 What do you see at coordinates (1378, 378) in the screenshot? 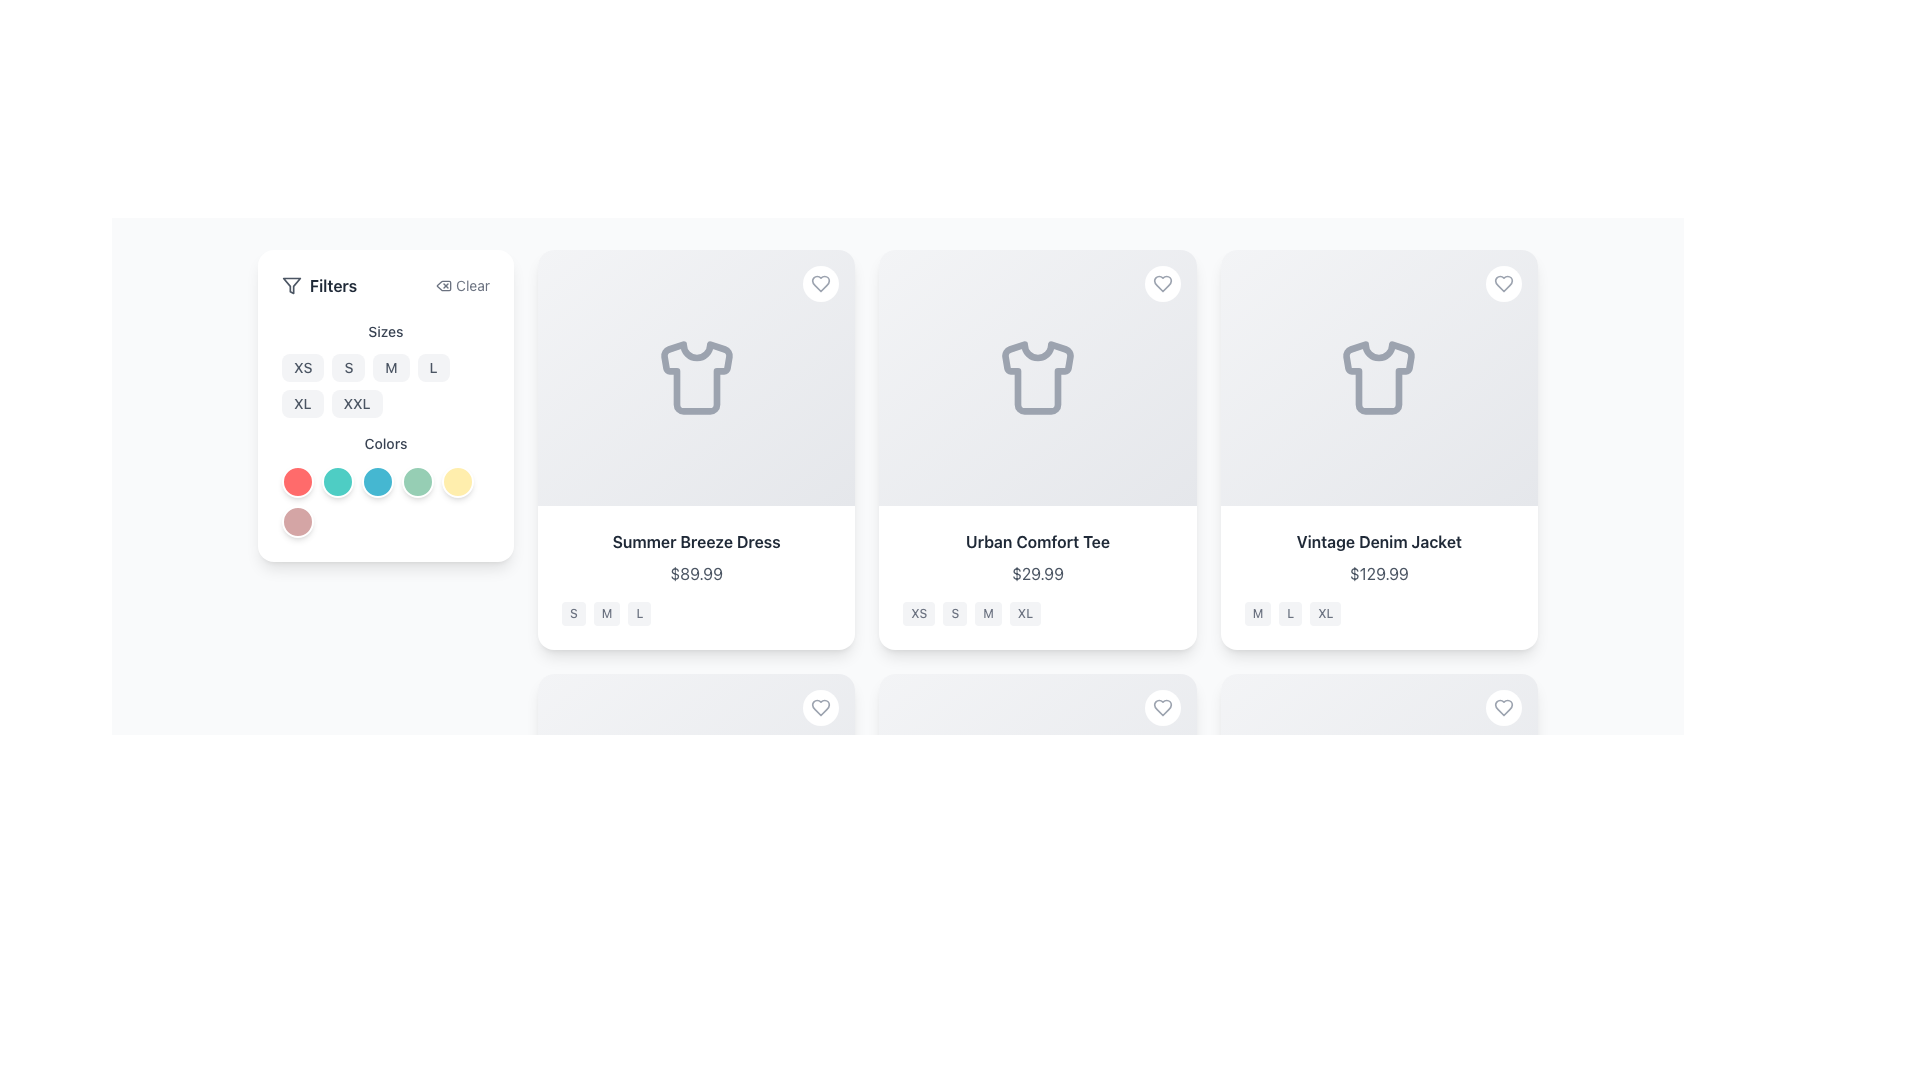
I see `the shirt-shaped icon located in the center of the 'Vintage Denim Jacket' card, which is the rightmost card in a row of three cards` at bounding box center [1378, 378].